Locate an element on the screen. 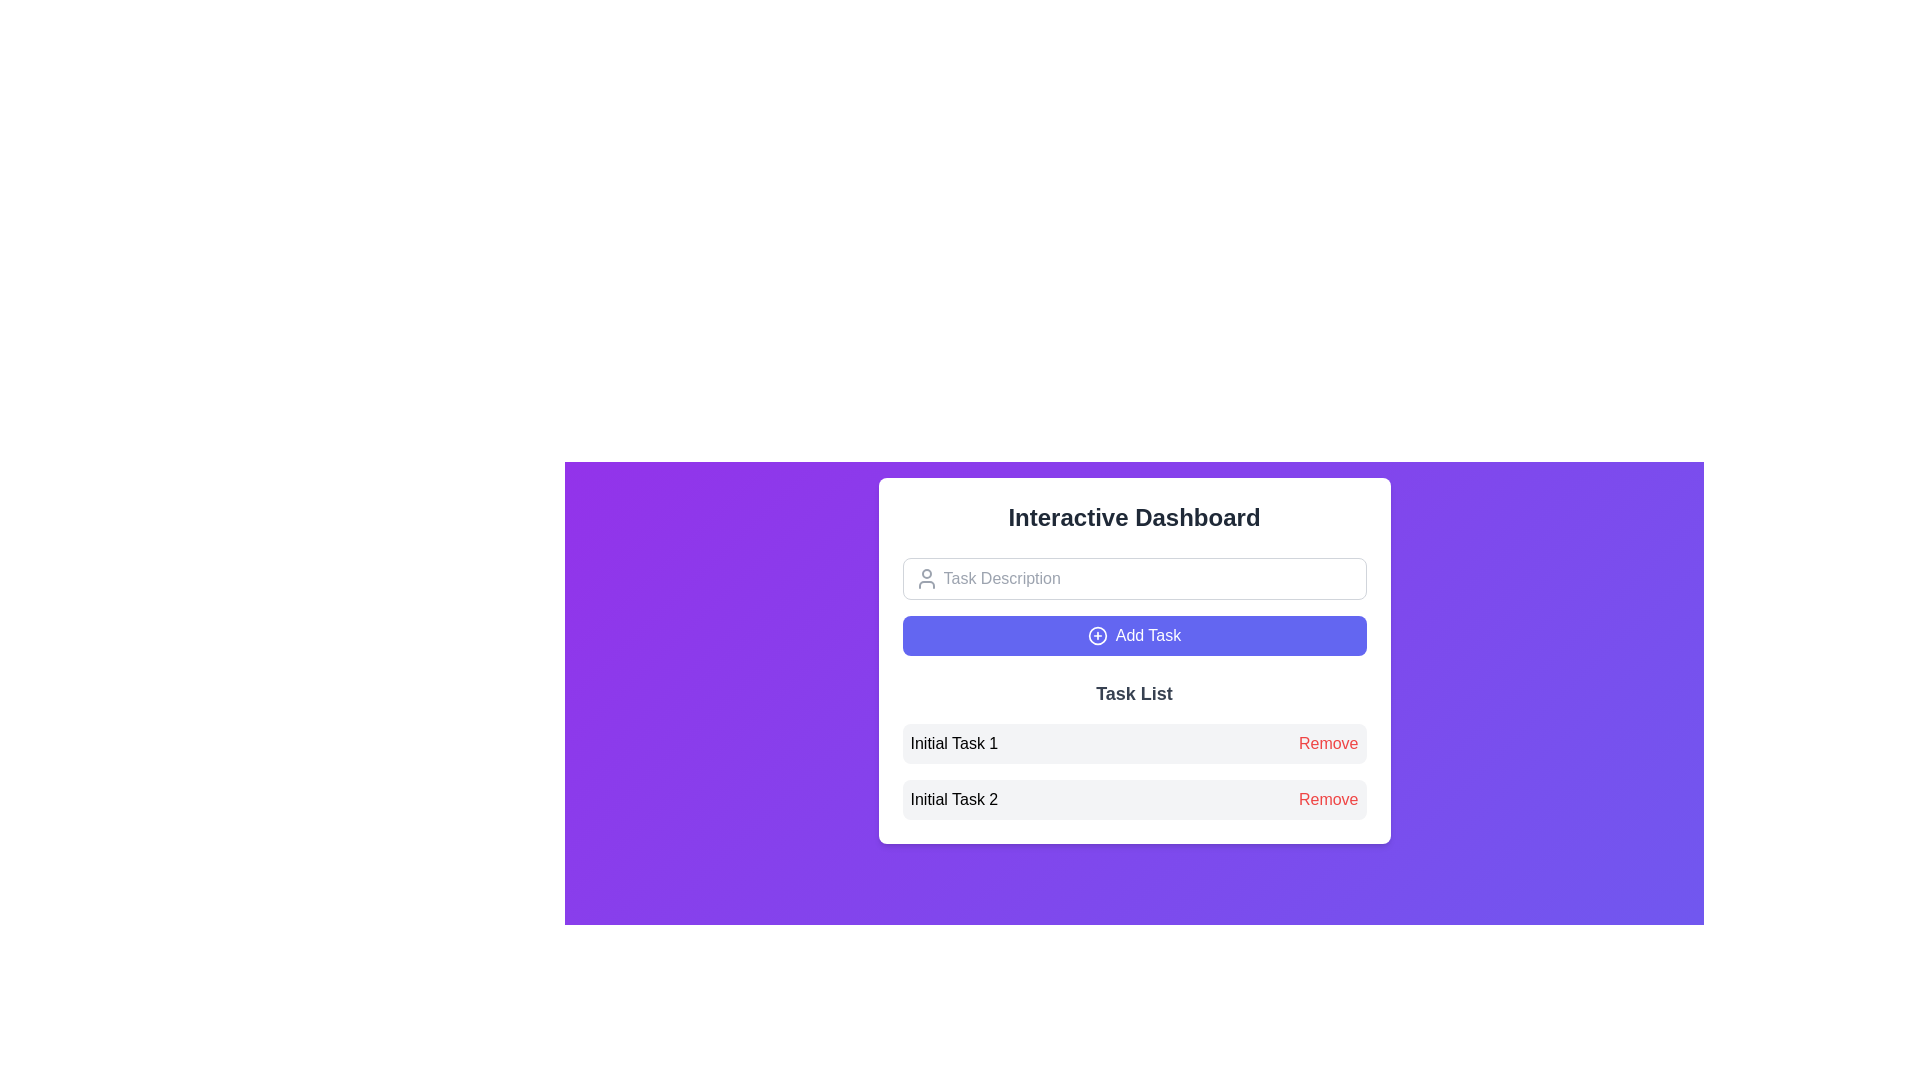 The image size is (1920, 1080). text content of the Text label displaying the task name or description in the first row of the task list is located at coordinates (953, 744).